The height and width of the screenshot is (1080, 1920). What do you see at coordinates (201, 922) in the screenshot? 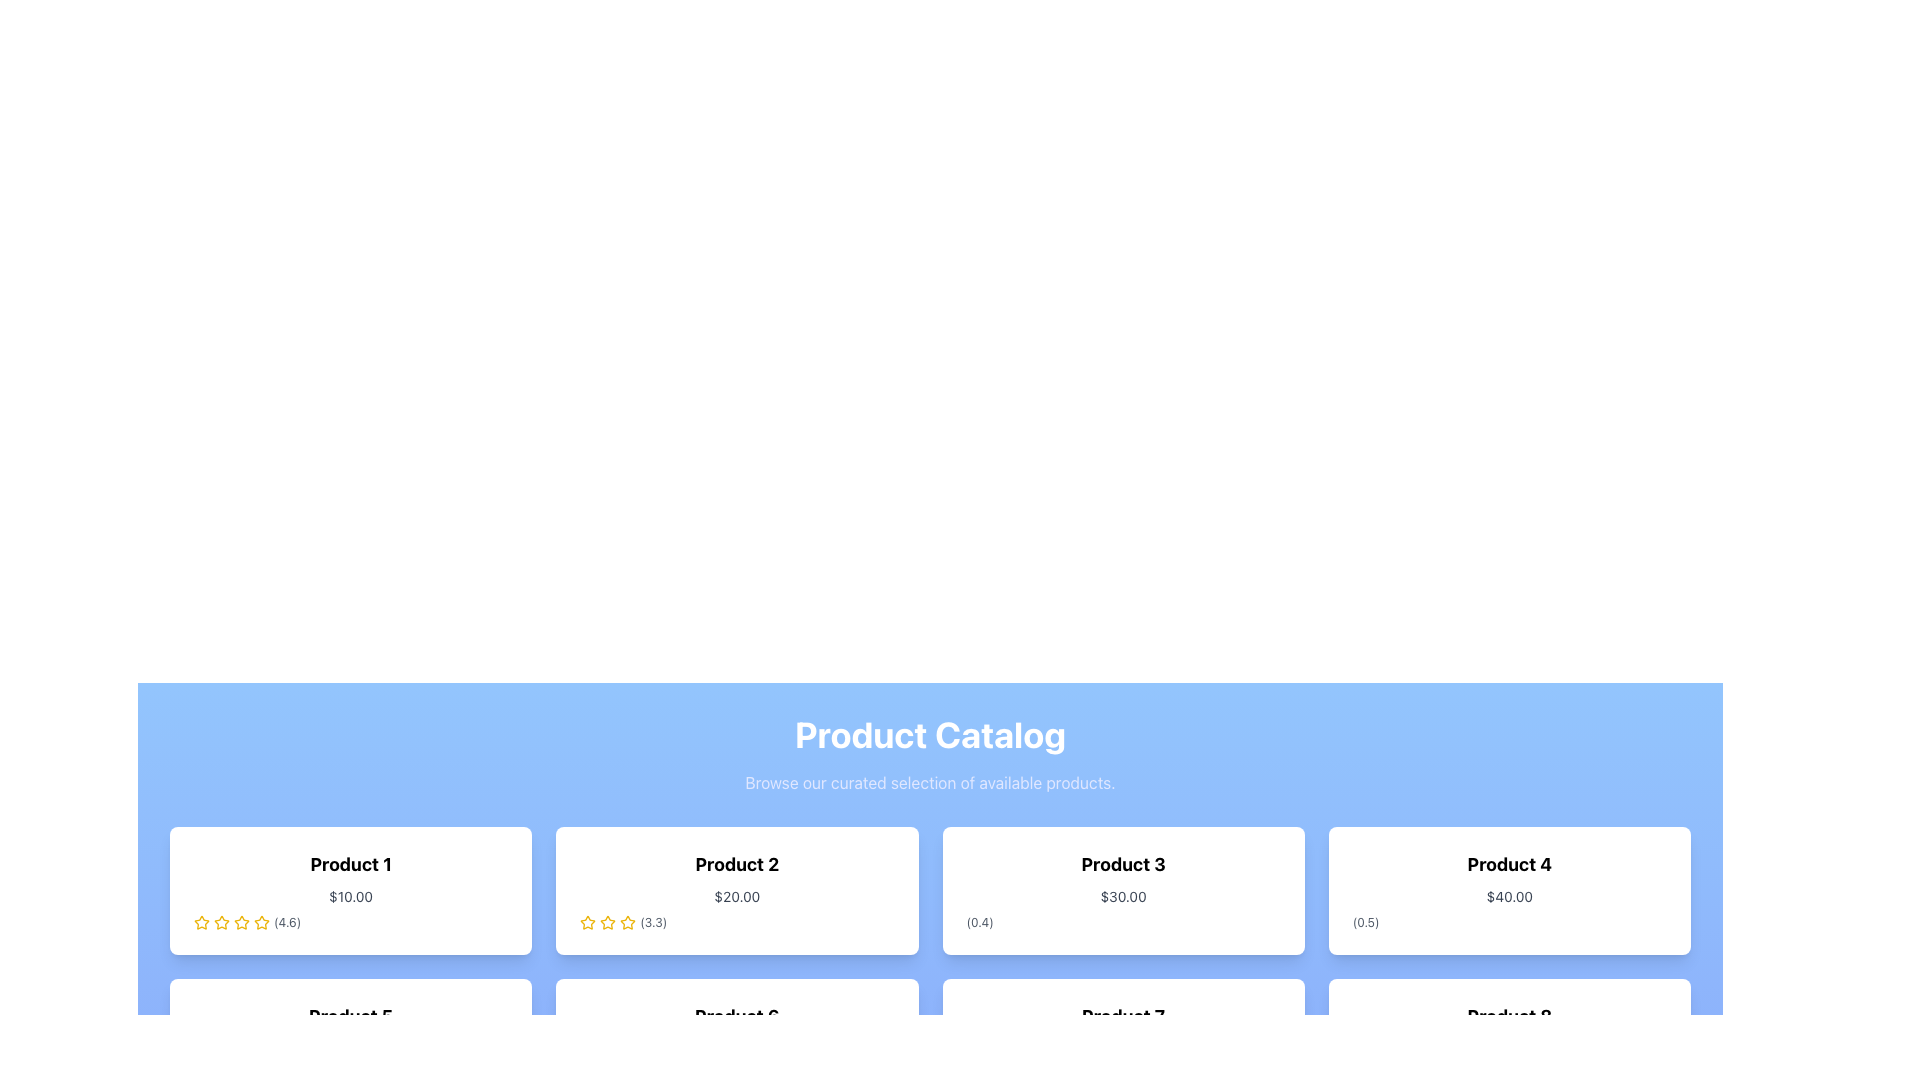
I see `first star icon in the 5-star rating system for 'Product 1' priced at '$10.00', positioned to the left of the numeric rating '(4.6)'` at bounding box center [201, 922].